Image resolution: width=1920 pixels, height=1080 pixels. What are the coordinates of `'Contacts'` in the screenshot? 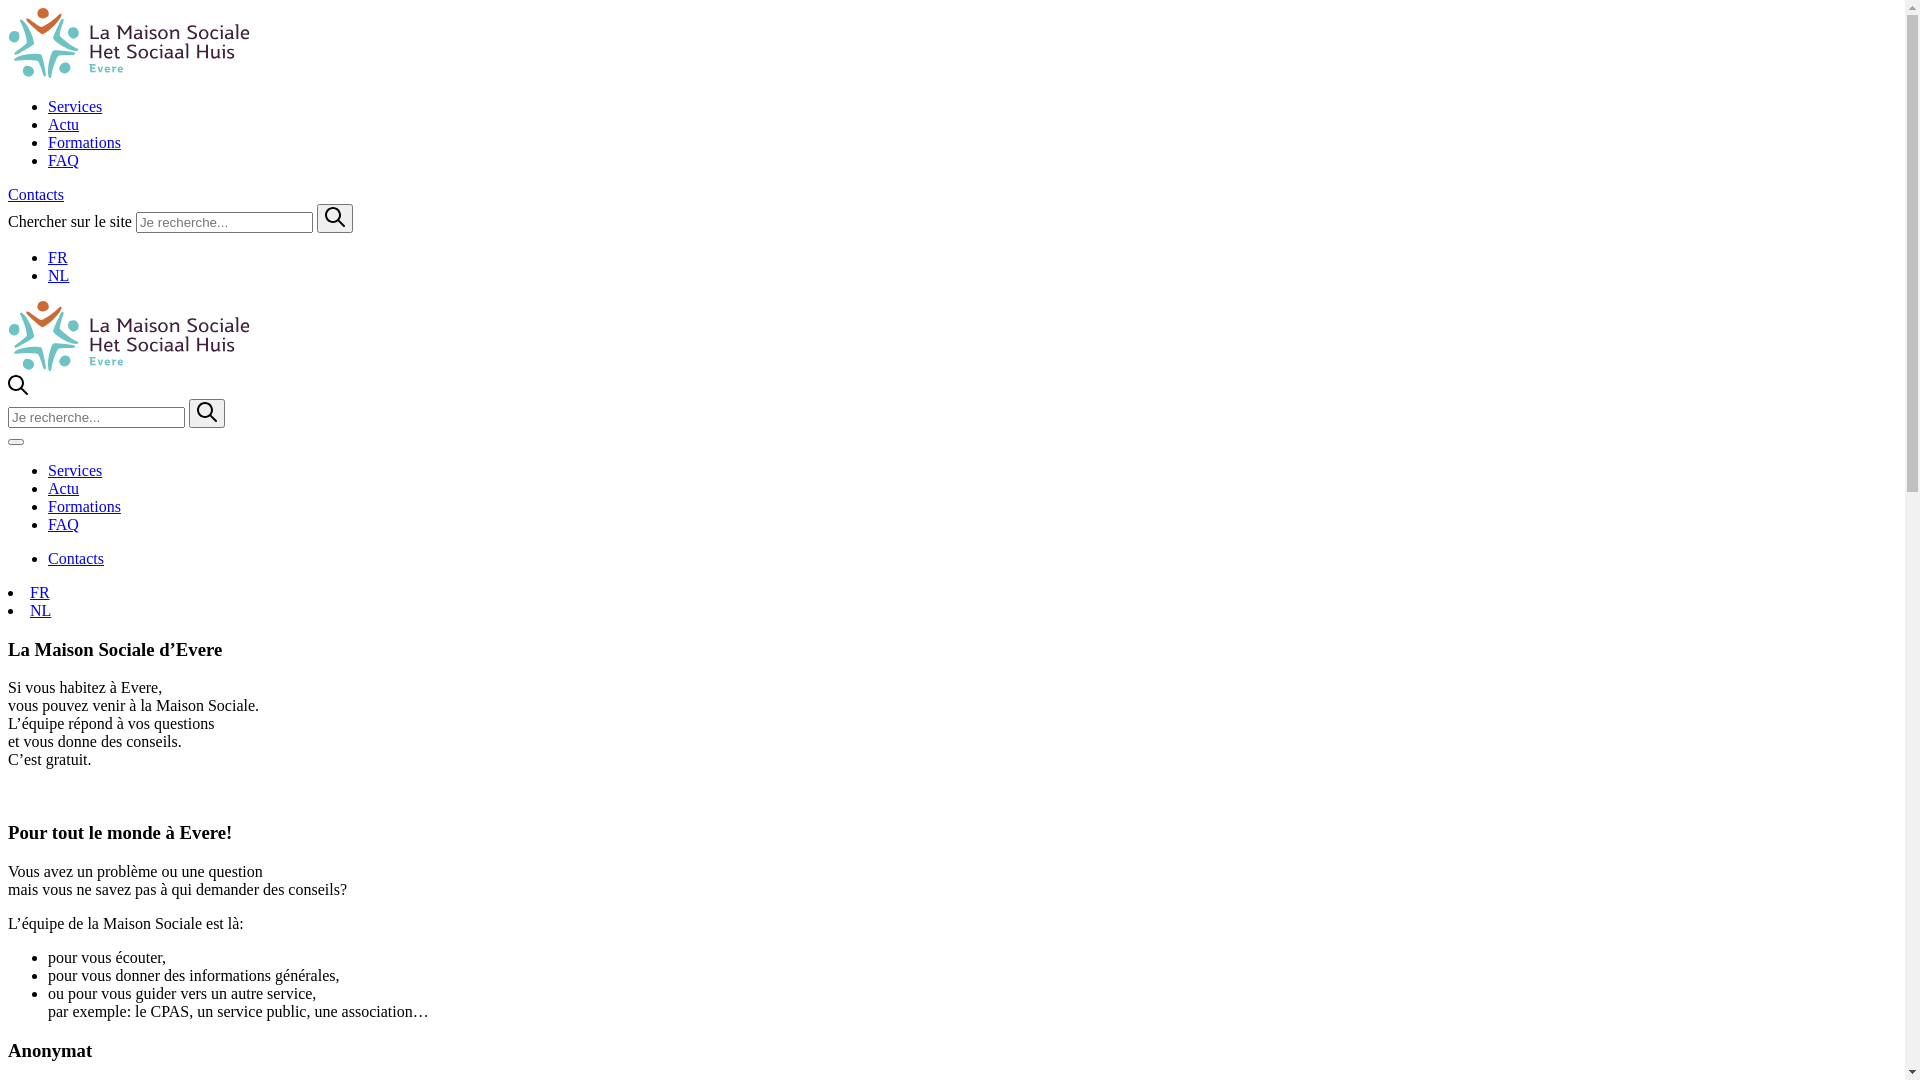 It's located at (35, 194).